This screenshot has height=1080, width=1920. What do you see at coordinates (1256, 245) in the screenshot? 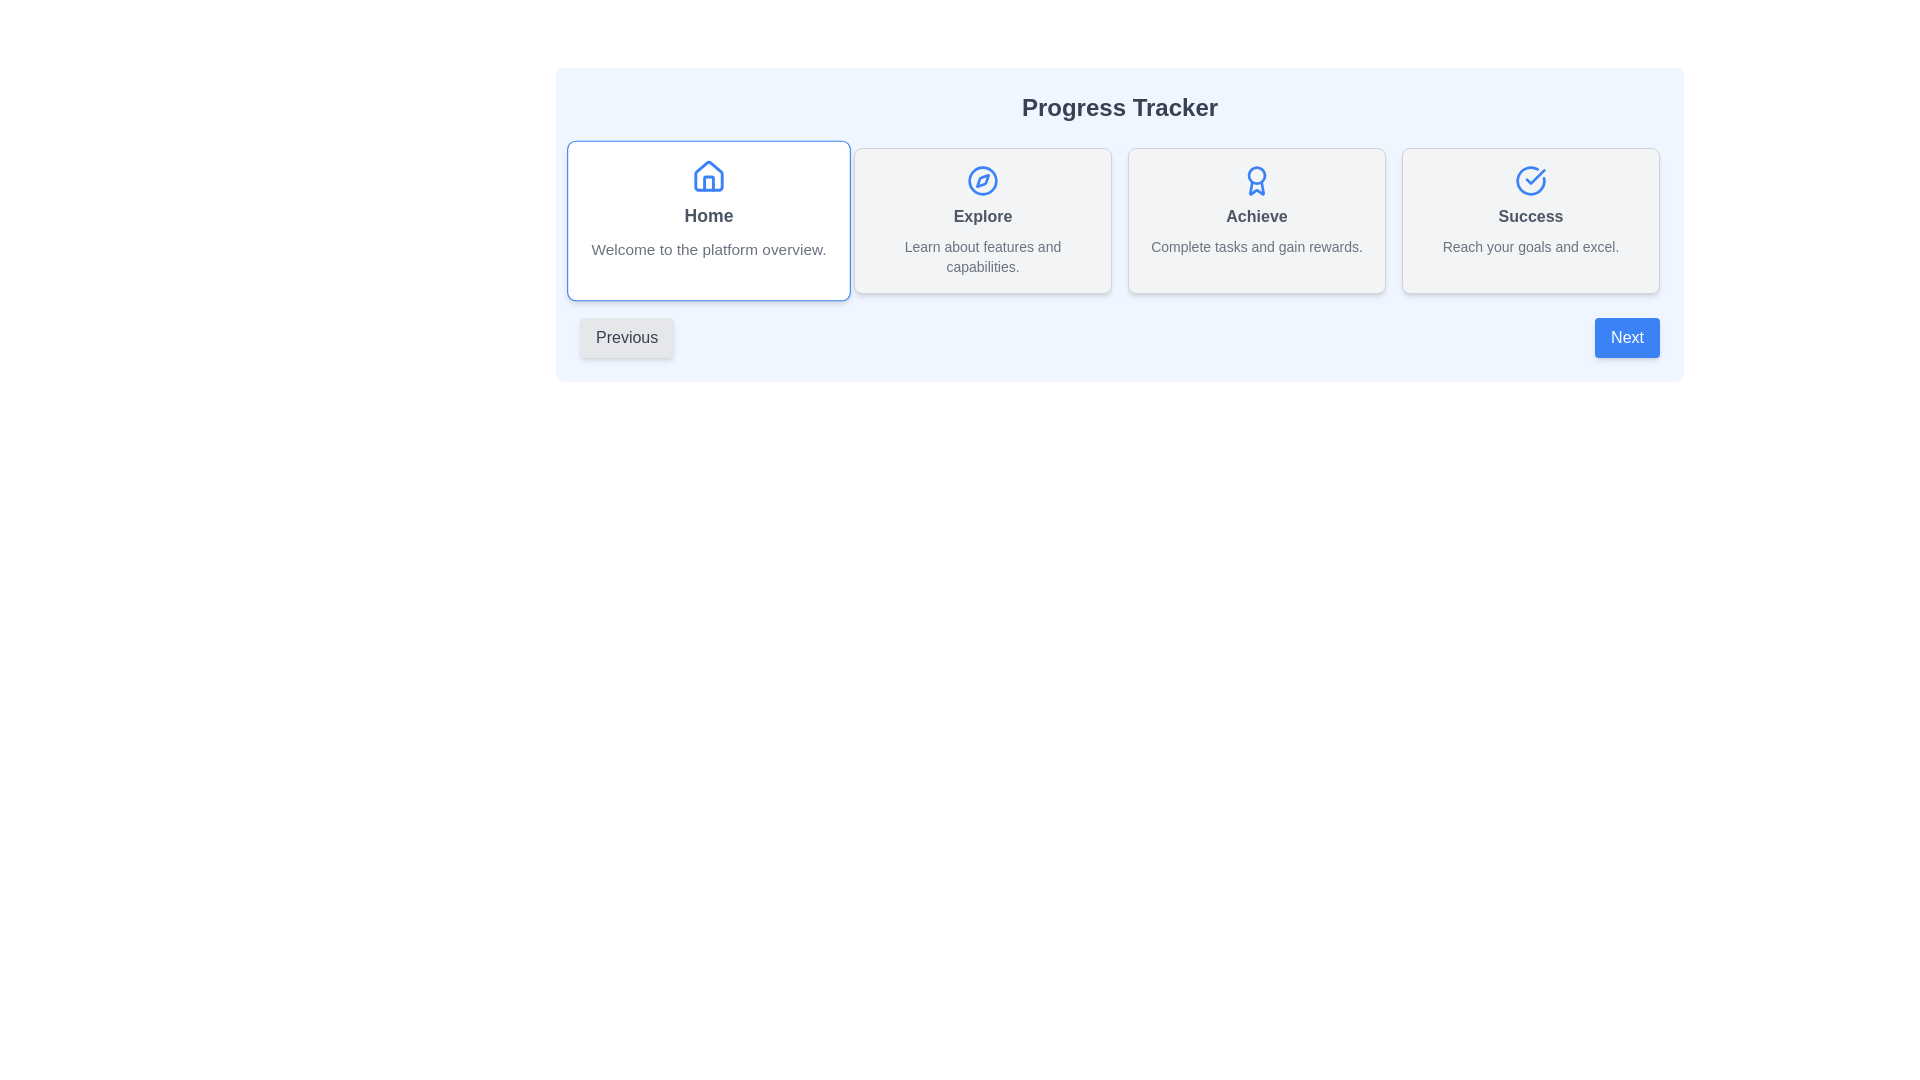
I see `the text label that says 'Complete tasks and gain rewards.' which is styled in a small gray font and located in the card under the 'Achieve' title` at bounding box center [1256, 245].